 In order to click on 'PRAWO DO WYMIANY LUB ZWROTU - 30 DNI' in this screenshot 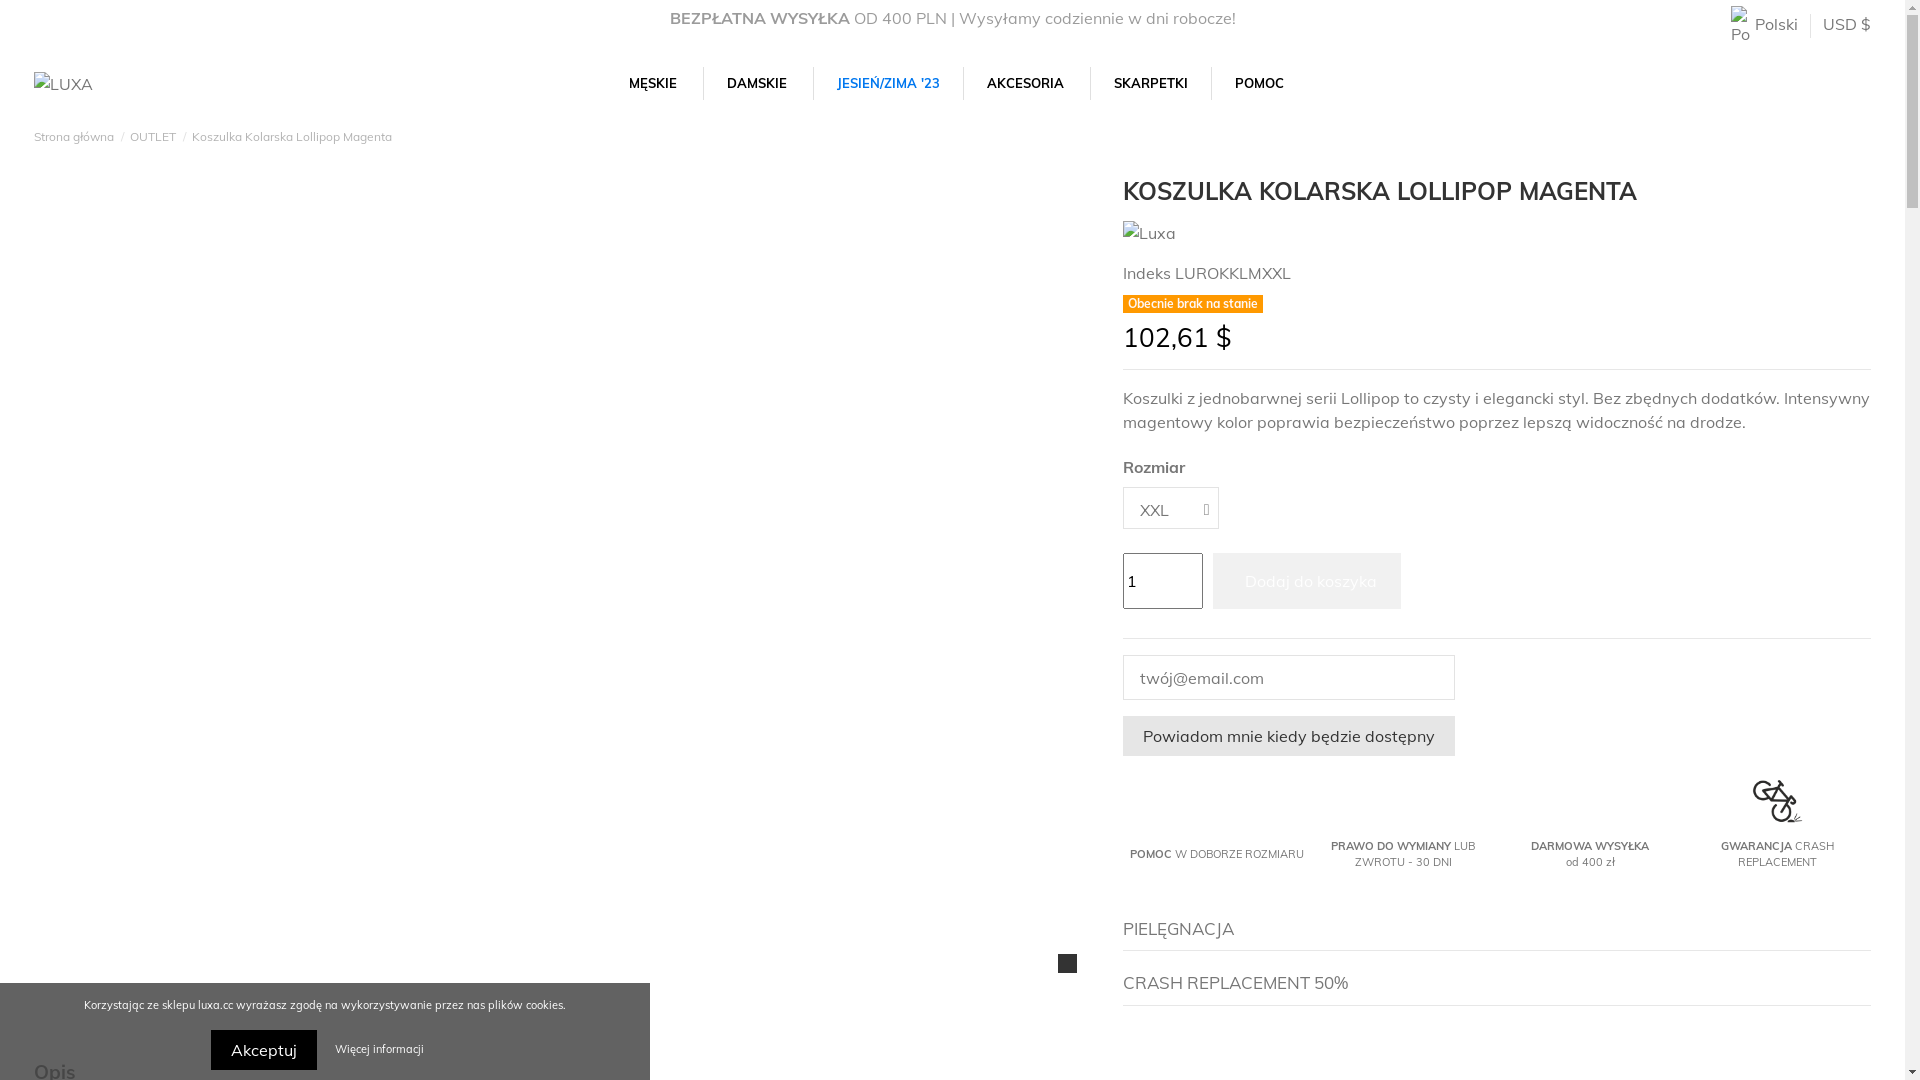, I will do `click(1330, 853)`.